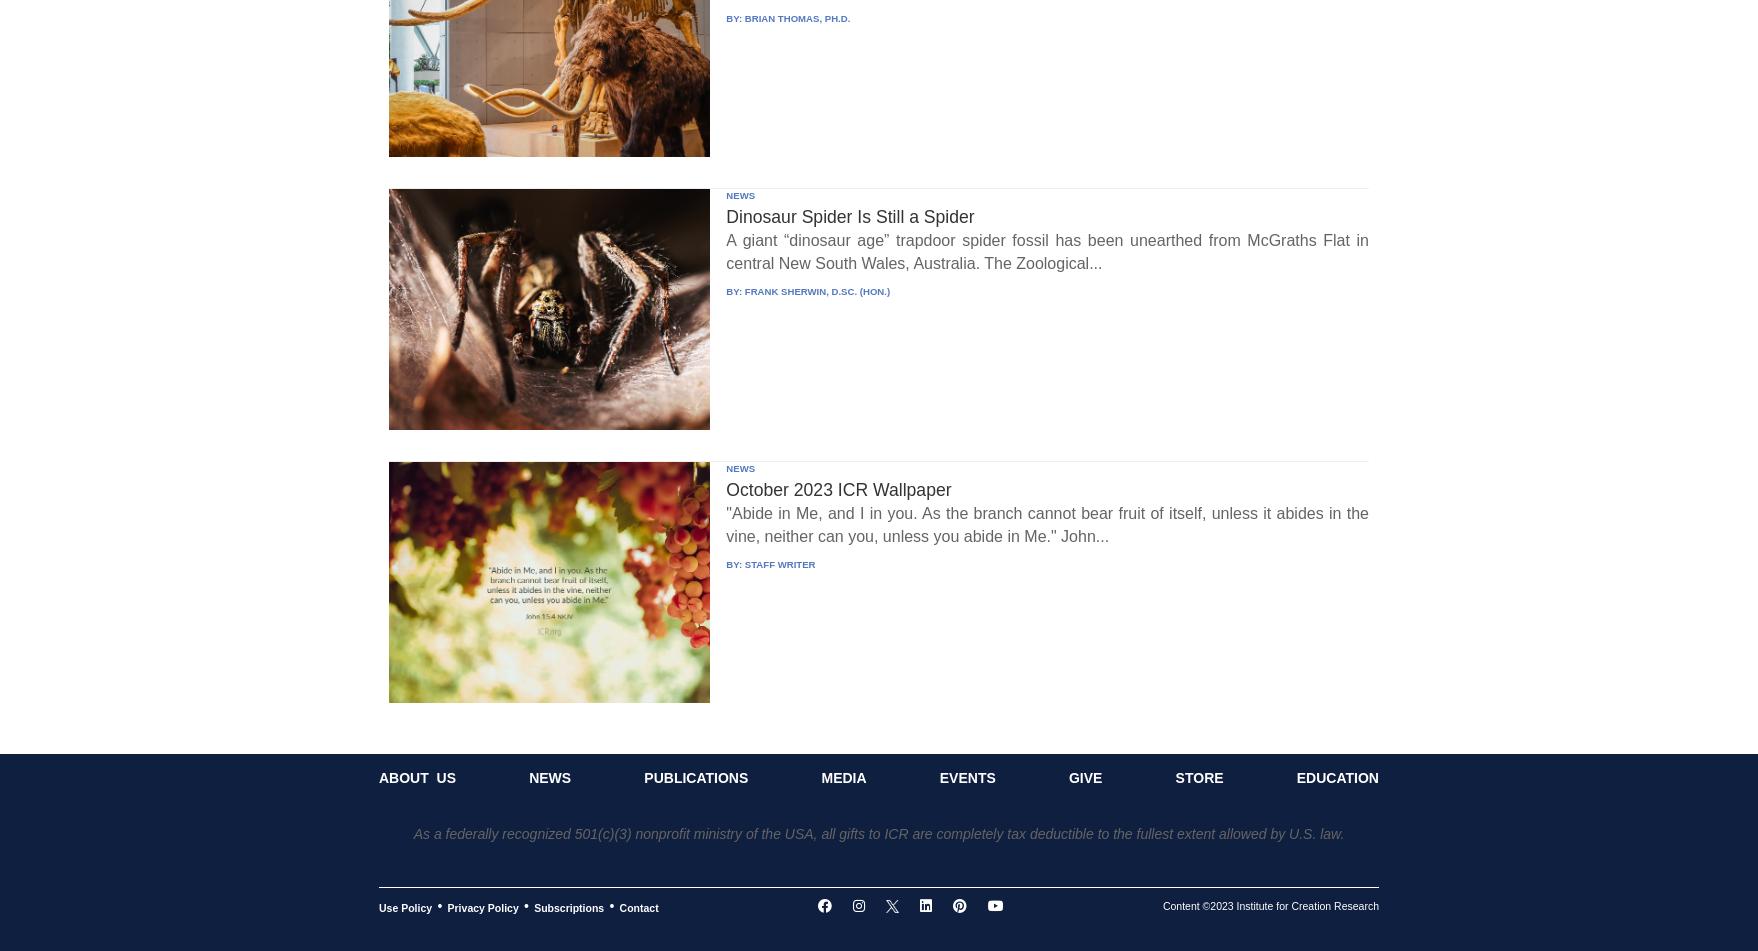 This screenshot has height=951, width=1758. I want to click on 'Publications', so click(695, 777).